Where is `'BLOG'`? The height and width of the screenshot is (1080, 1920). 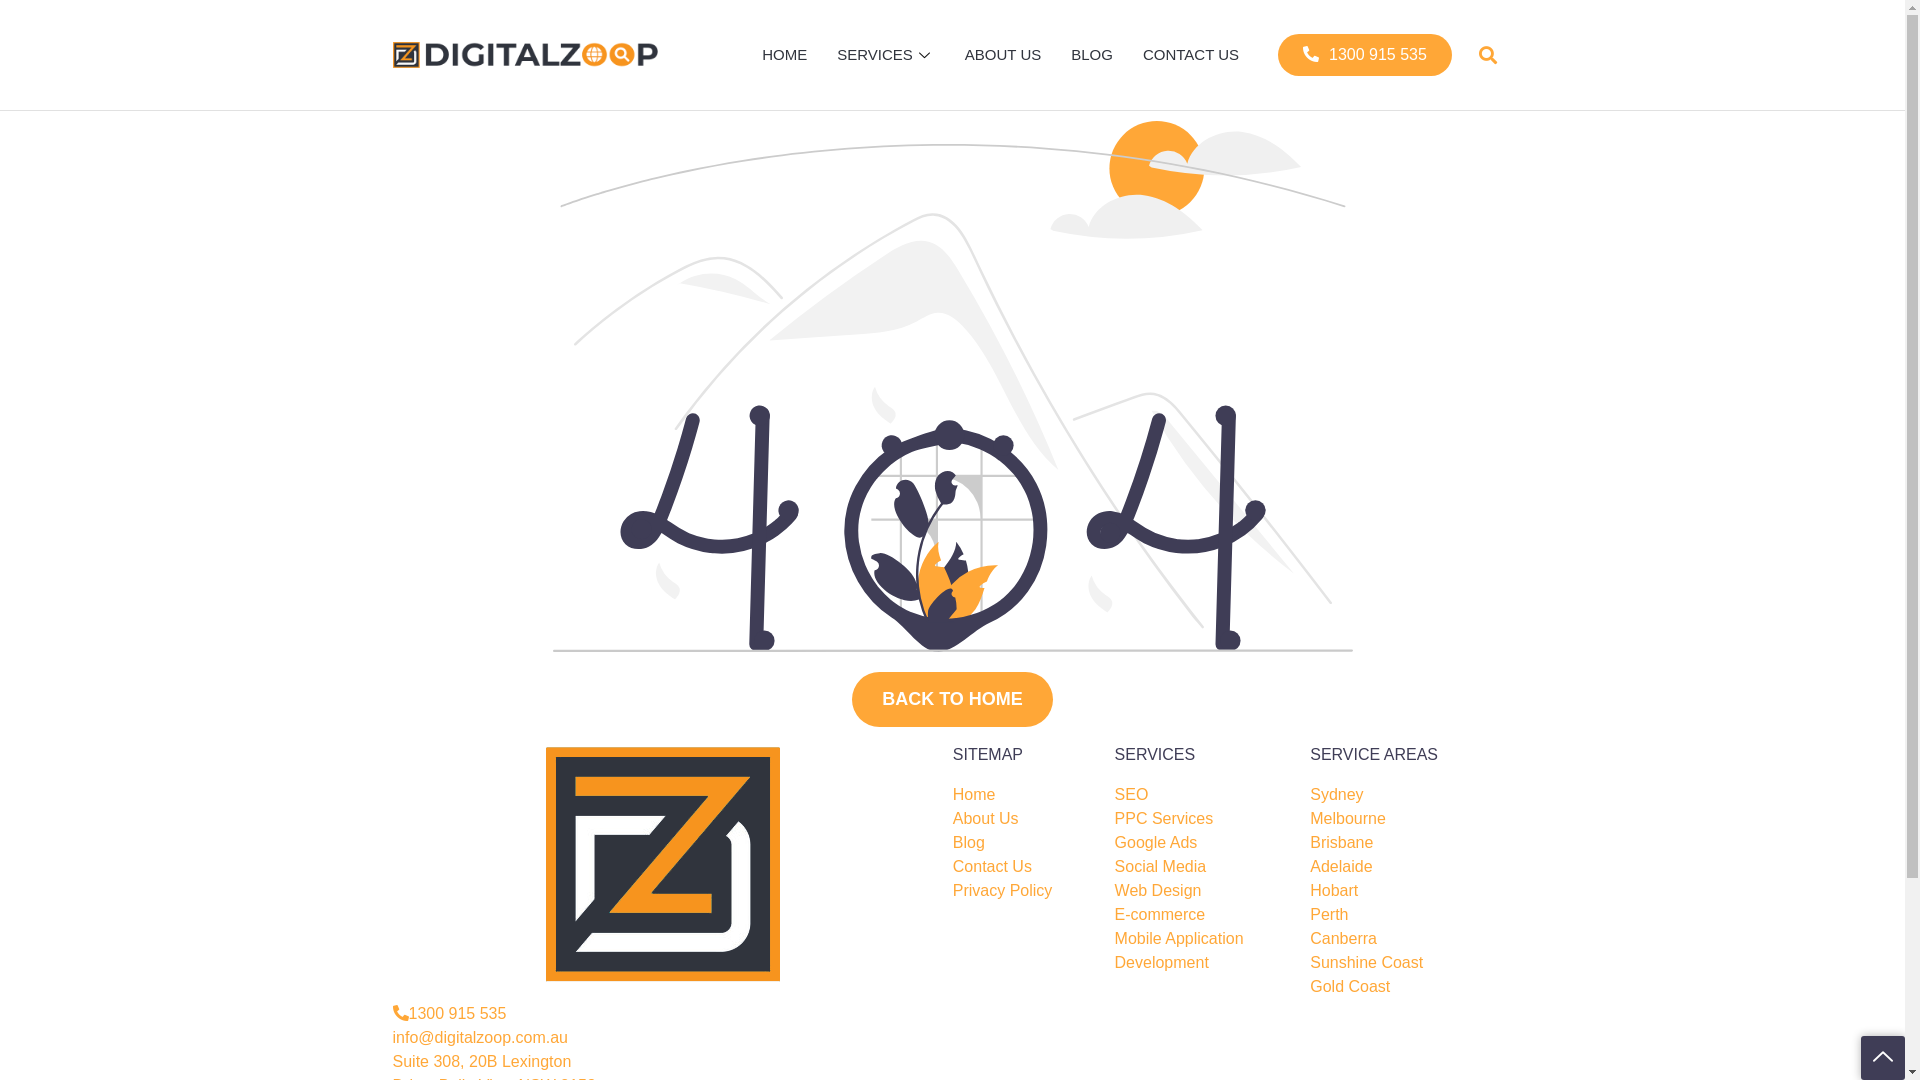
'BLOG' is located at coordinates (1055, 53).